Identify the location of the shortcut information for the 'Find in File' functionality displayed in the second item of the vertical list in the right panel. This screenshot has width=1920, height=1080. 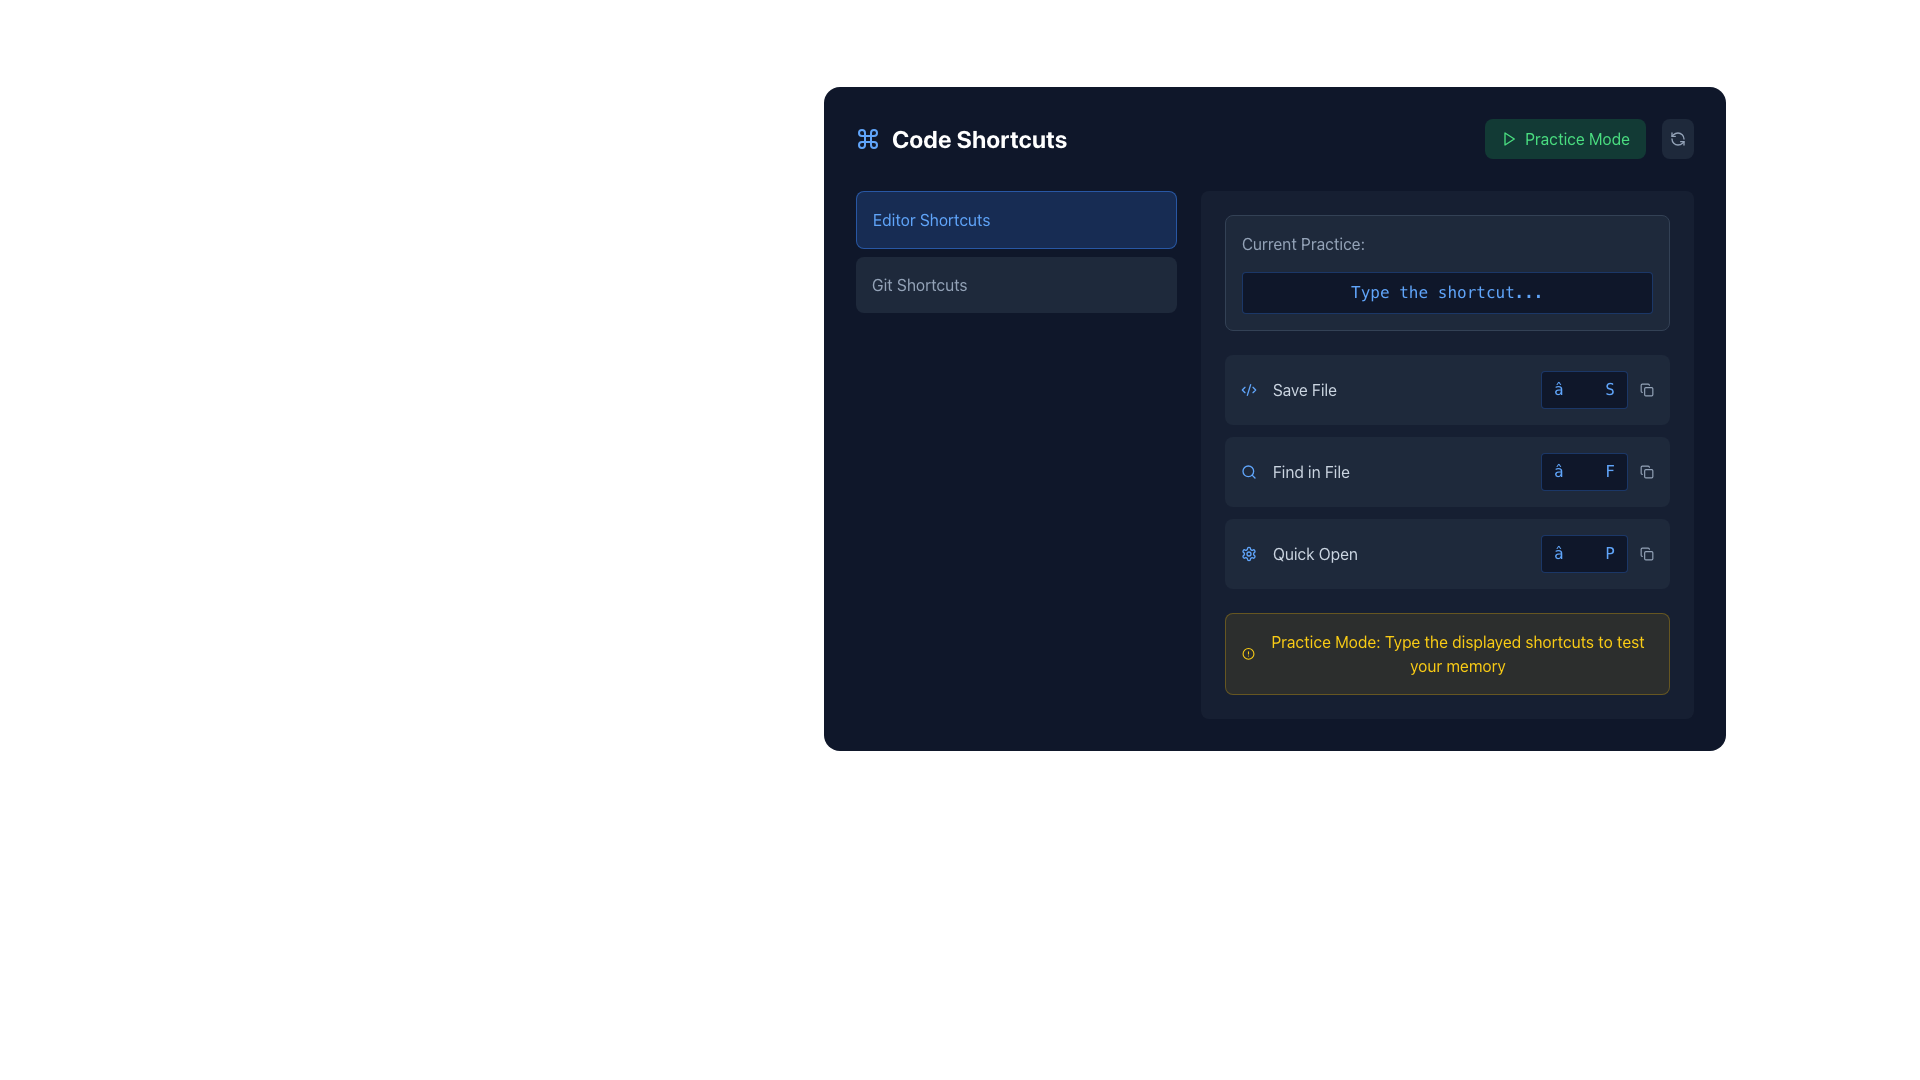
(1447, 471).